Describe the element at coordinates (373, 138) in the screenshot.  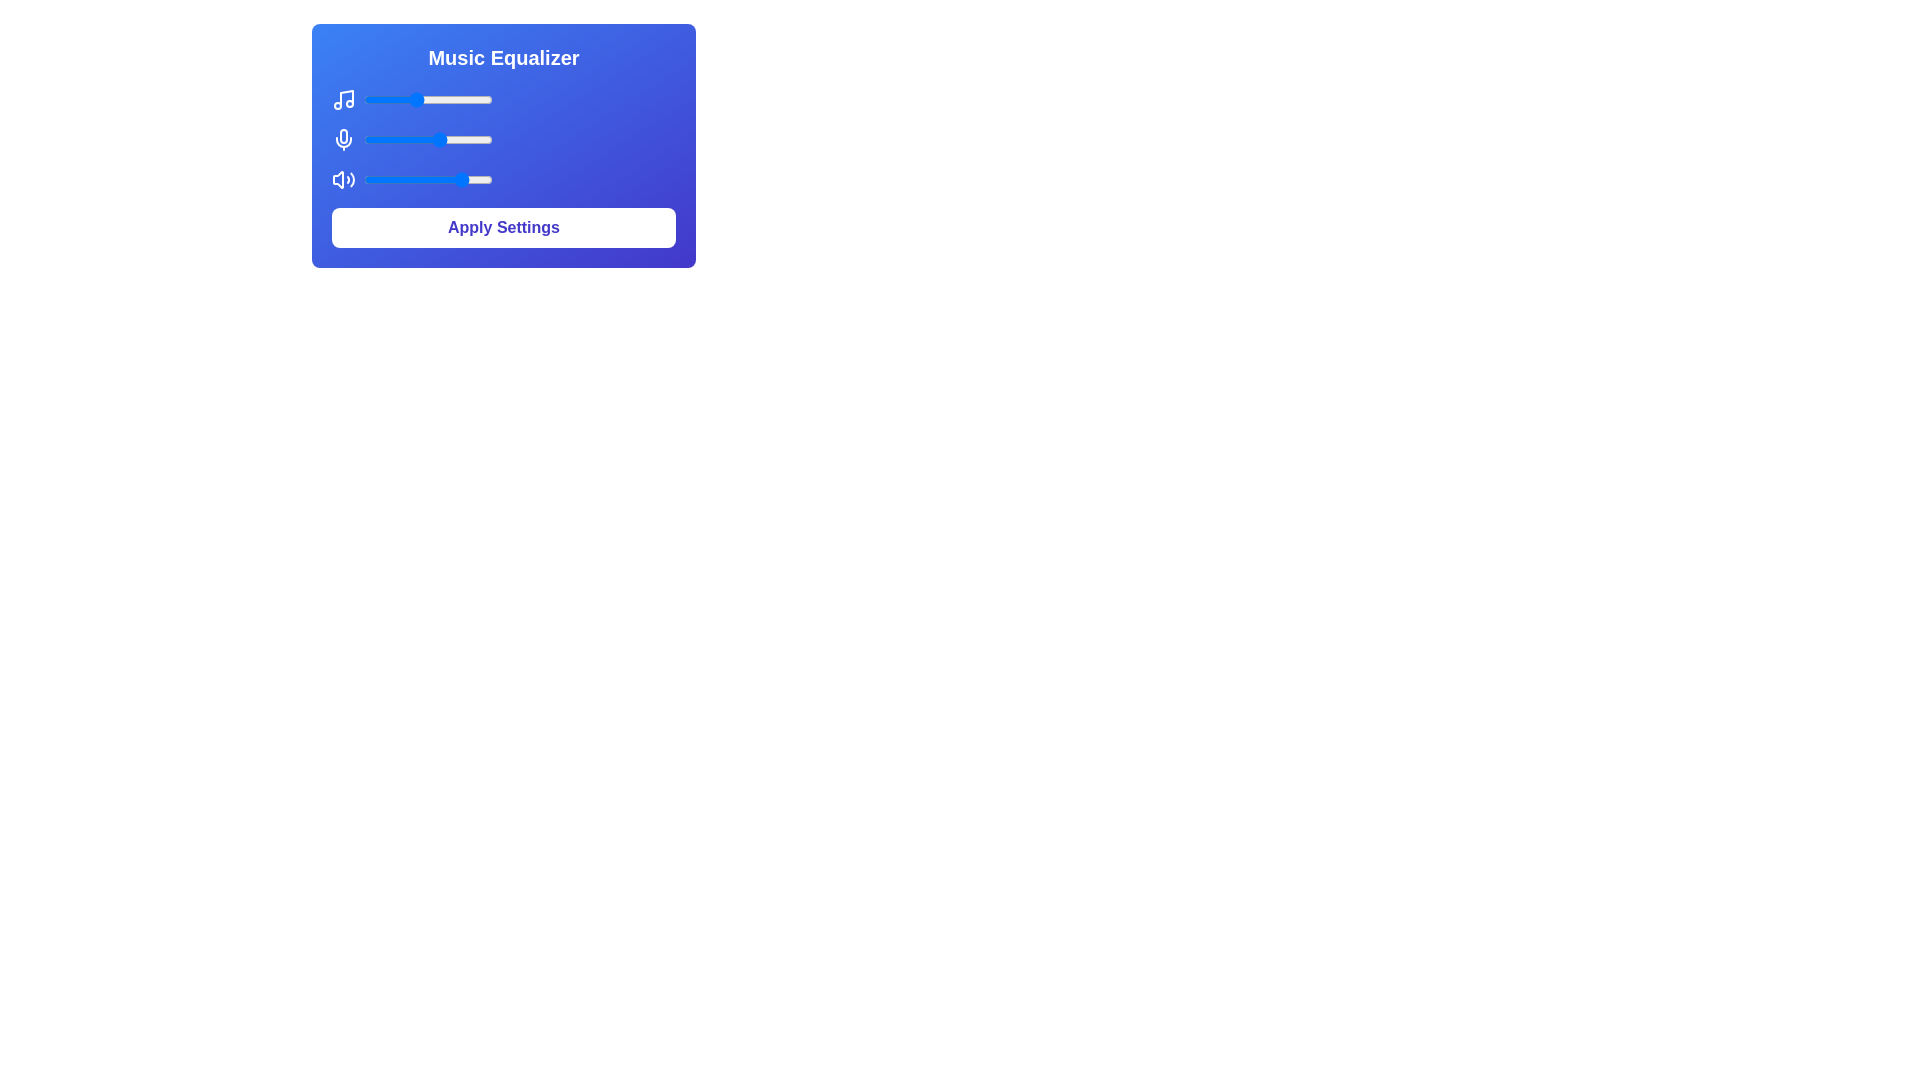
I see `the slider` at that location.